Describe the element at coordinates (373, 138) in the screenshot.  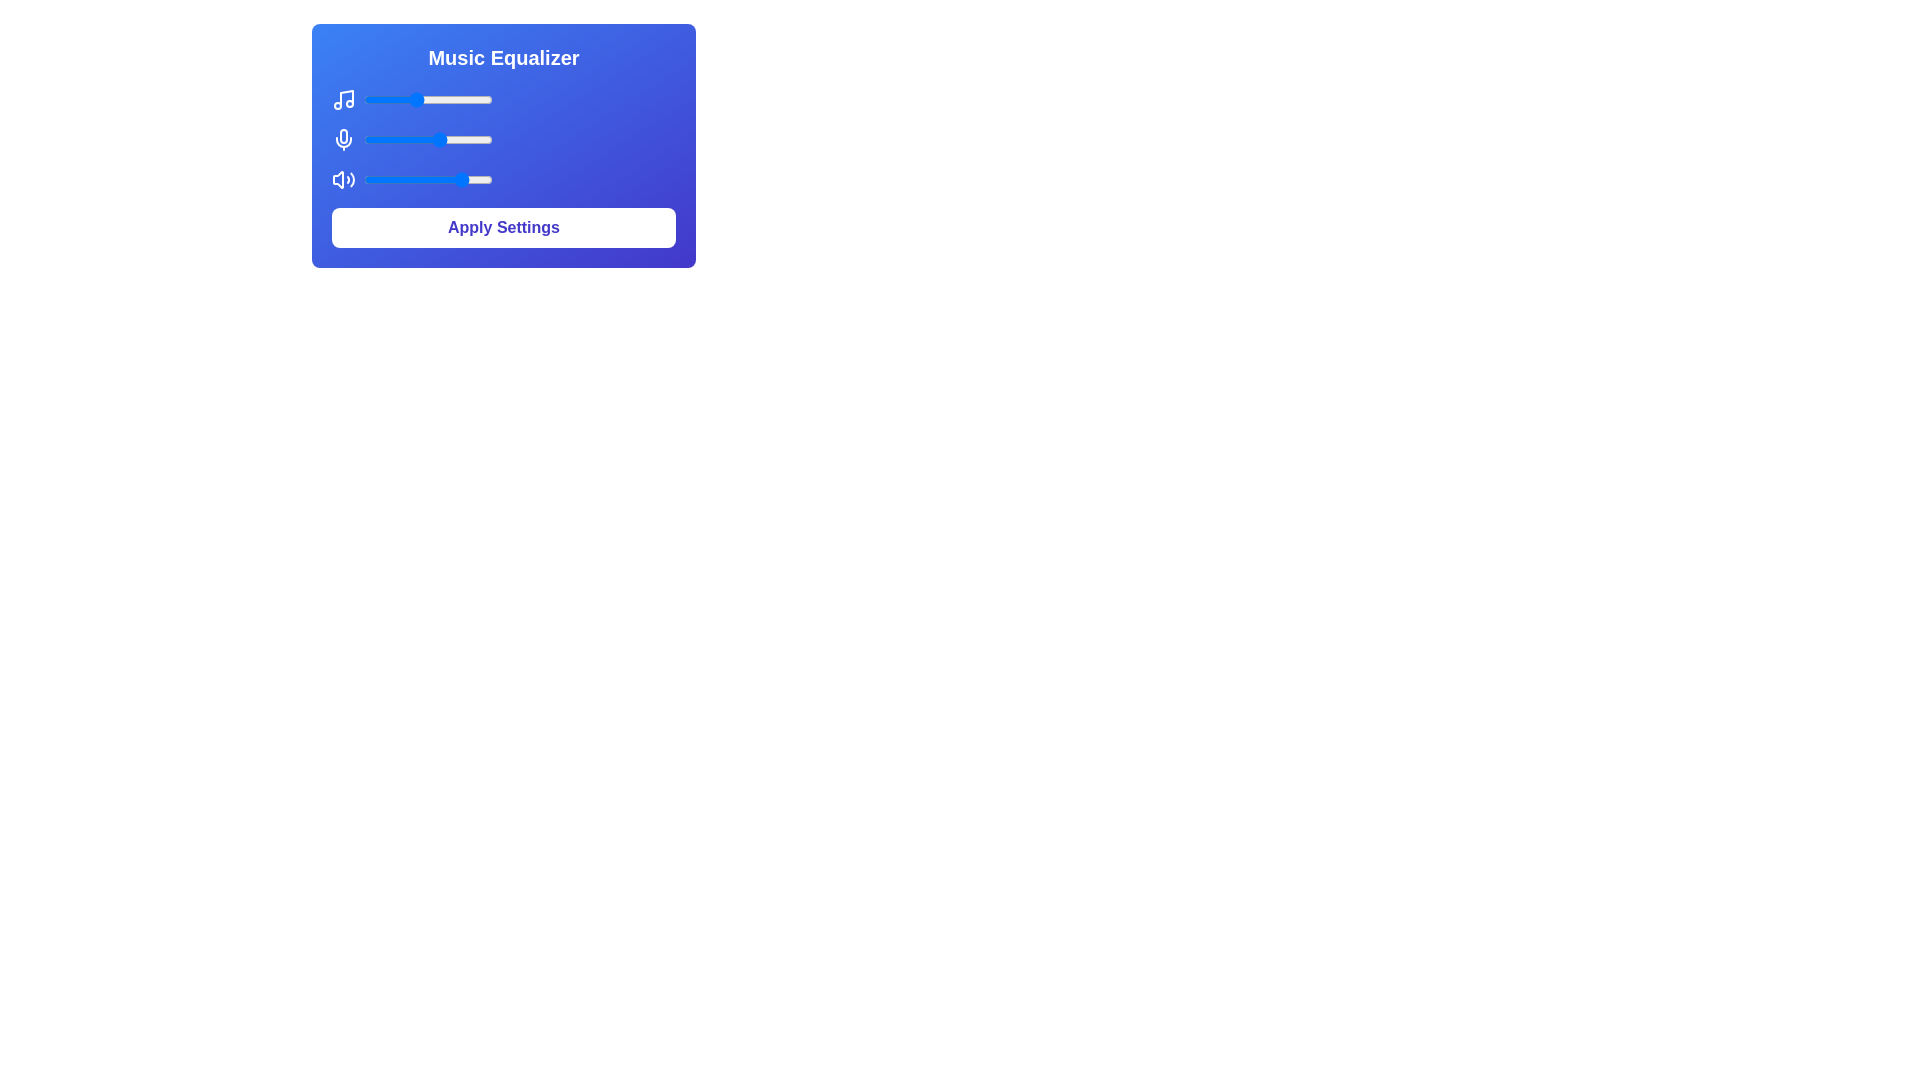
I see `the slider` at that location.